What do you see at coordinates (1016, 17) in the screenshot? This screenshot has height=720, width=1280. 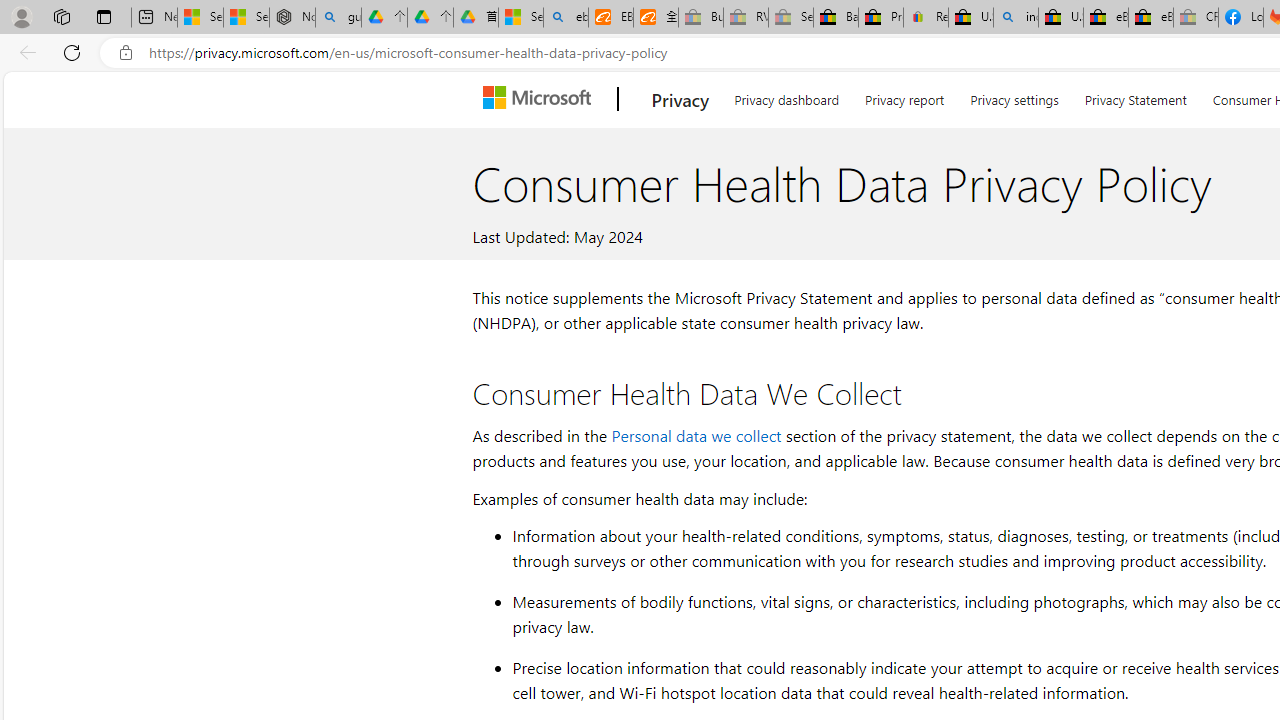 I see `'including - Search'` at bounding box center [1016, 17].